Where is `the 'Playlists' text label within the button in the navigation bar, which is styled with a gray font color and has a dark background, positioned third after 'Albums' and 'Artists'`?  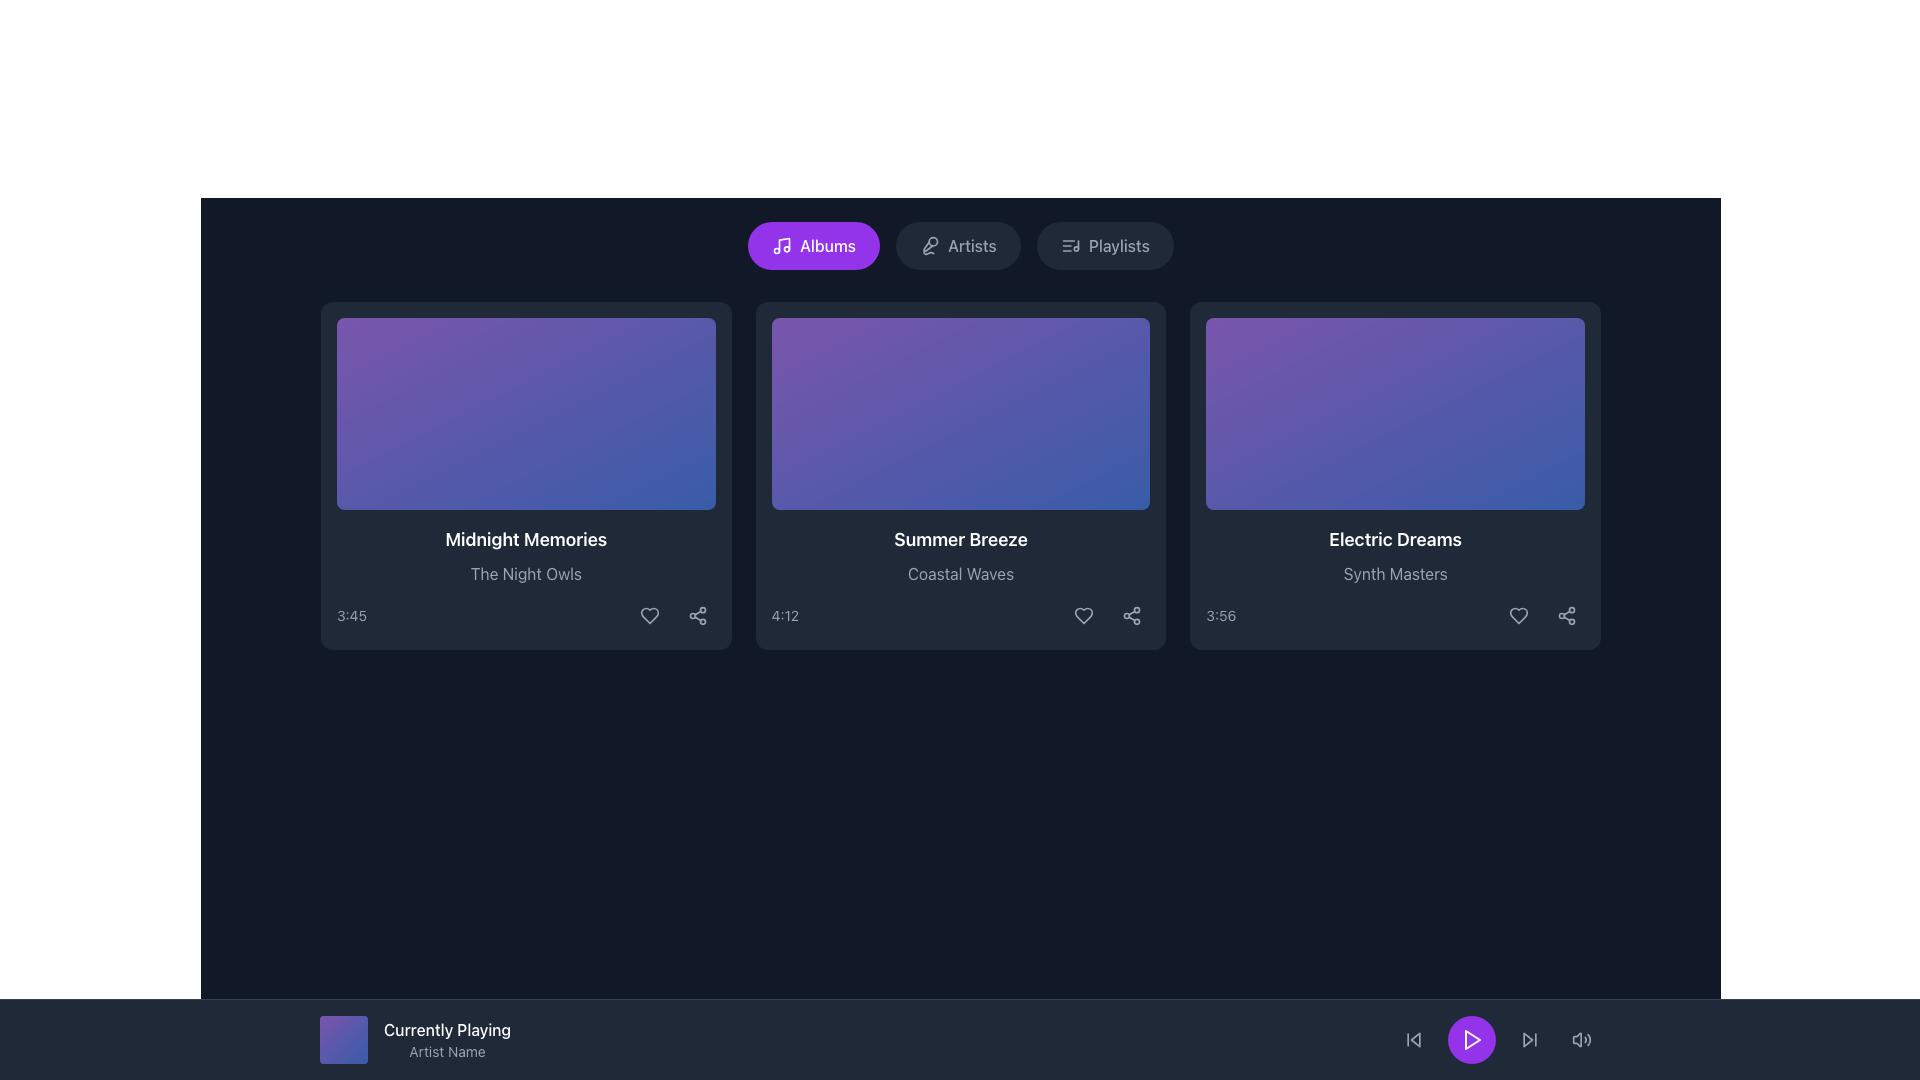
the 'Playlists' text label within the button in the navigation bar, which is styled with a gray font color and has a dark background, positioned third after 'Albums' and 'Artists' is located at coordinates (1118, 245).